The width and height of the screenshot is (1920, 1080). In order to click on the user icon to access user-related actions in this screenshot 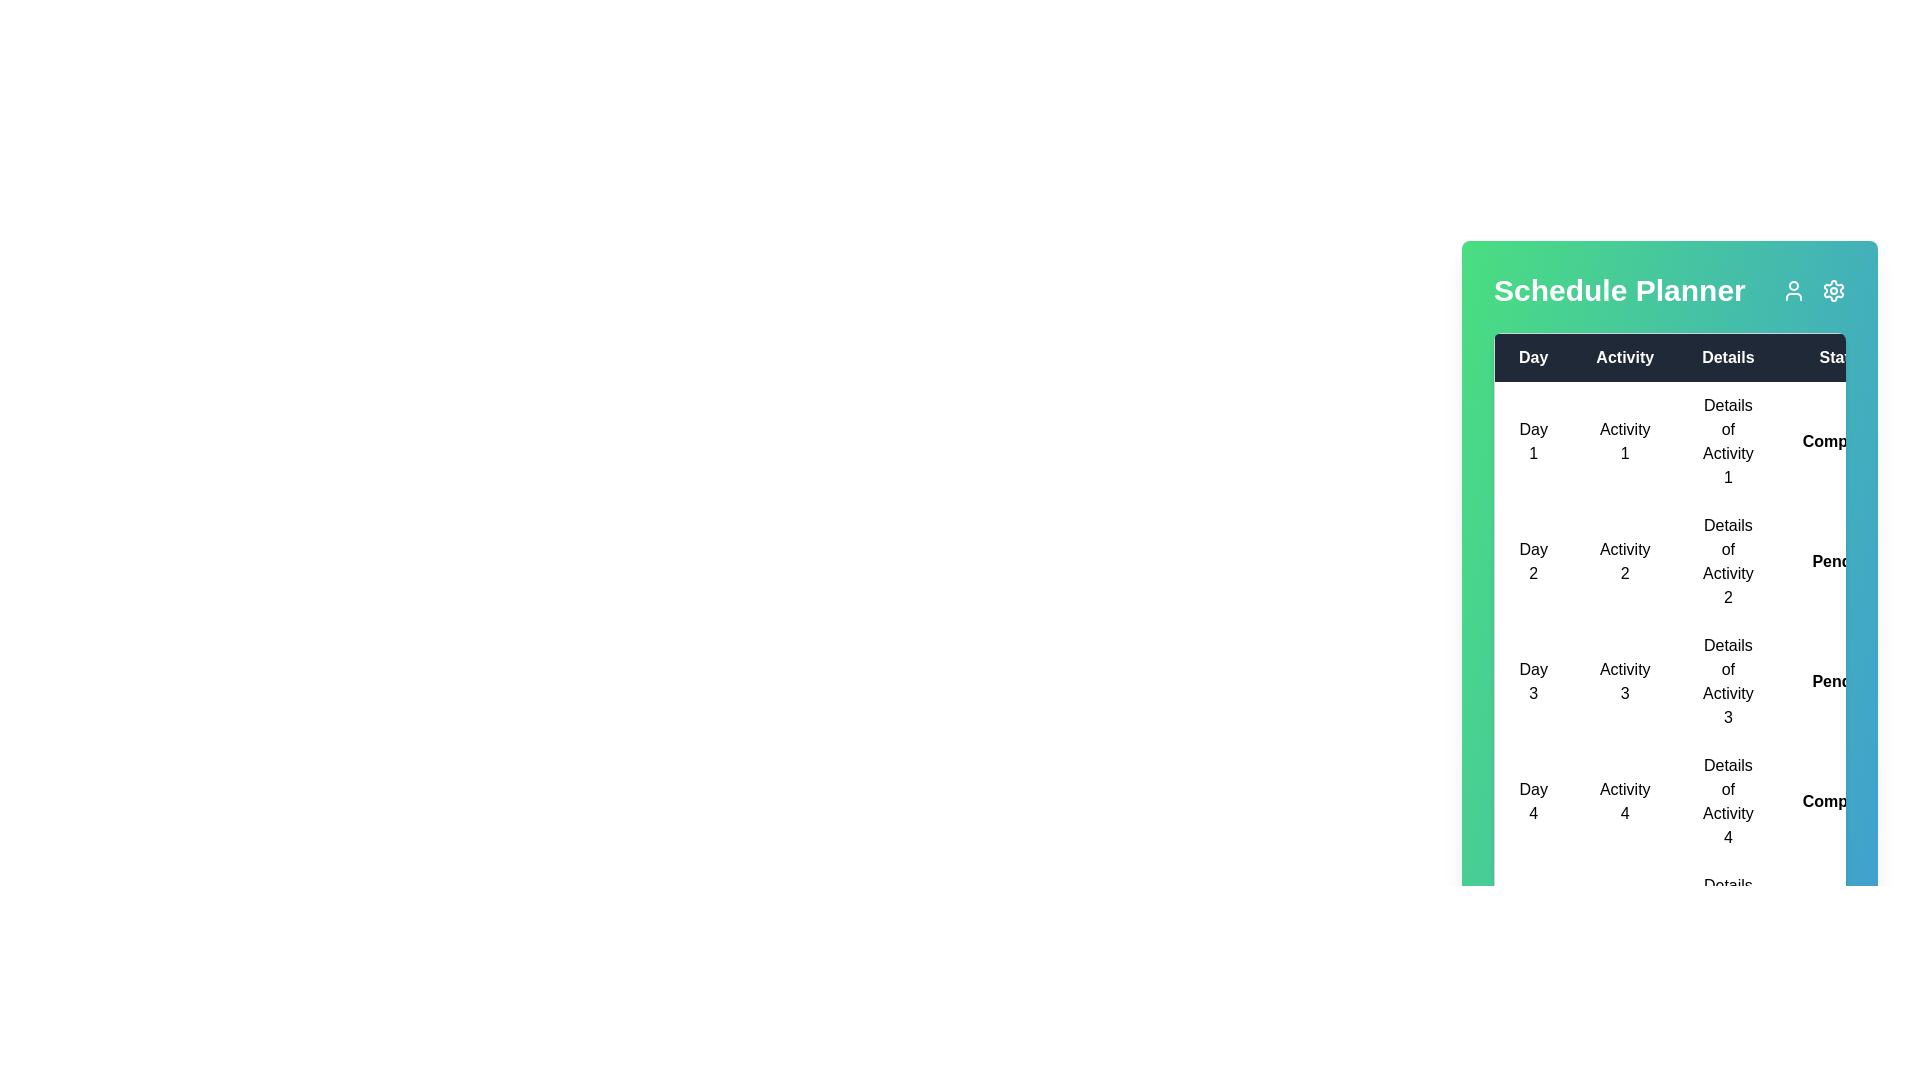, I will do `click(1794, 290)`.